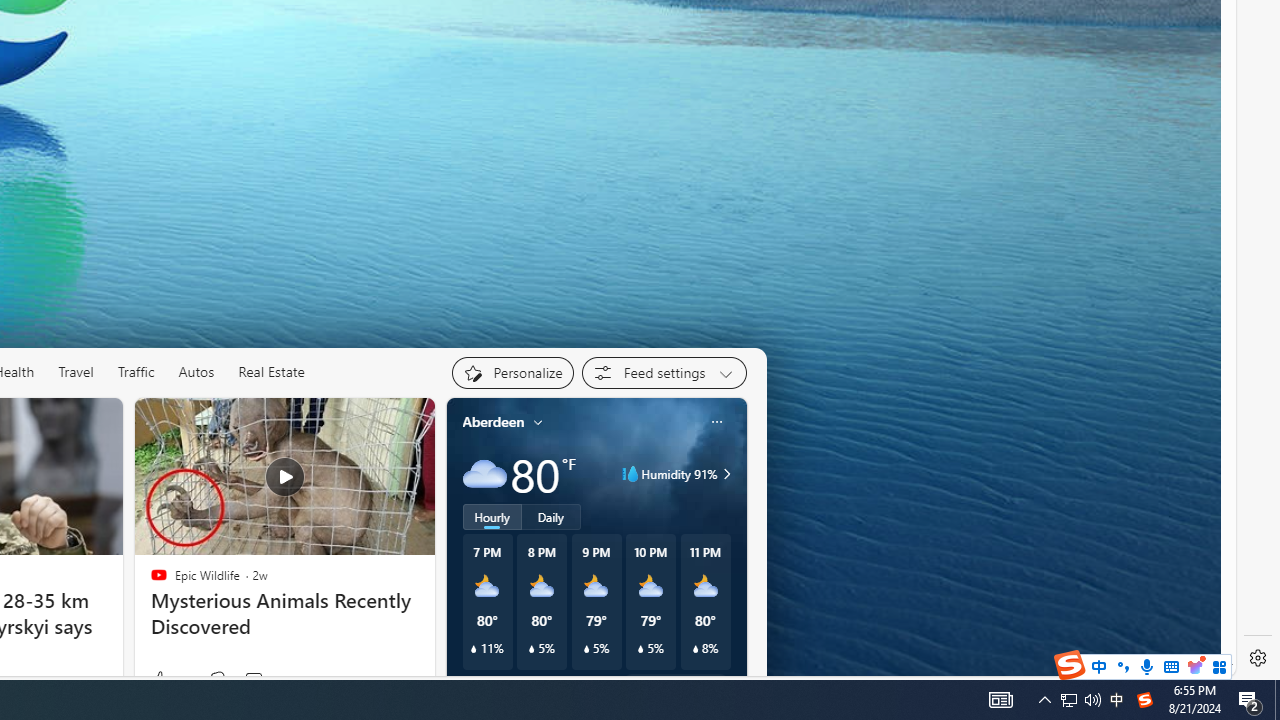 This screenshot has width=1280, height=720. Describe the element at coordinates (538, 420) in the screenshot. I see `'My location'` at that location.